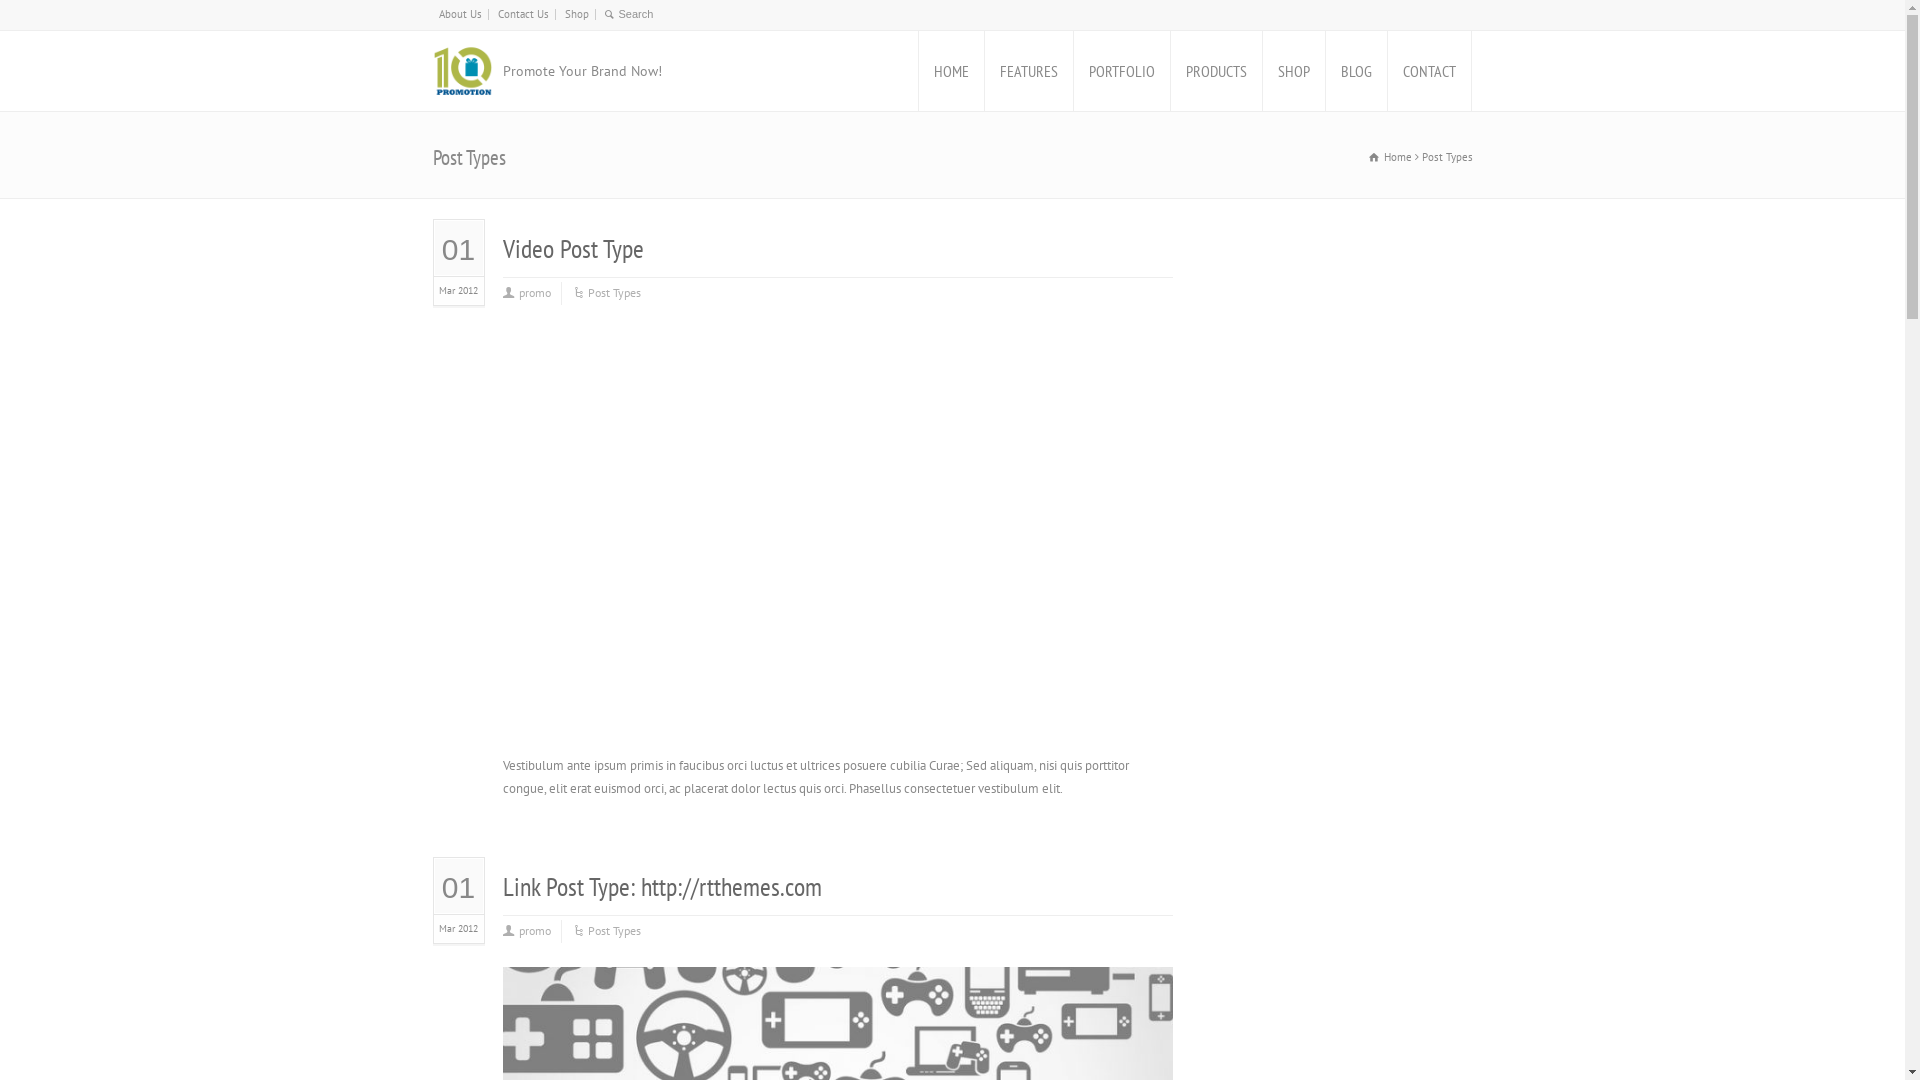 The width and height of the screenshot is (1920, 1080). I want to click on 'Home', so click(1367, 156).